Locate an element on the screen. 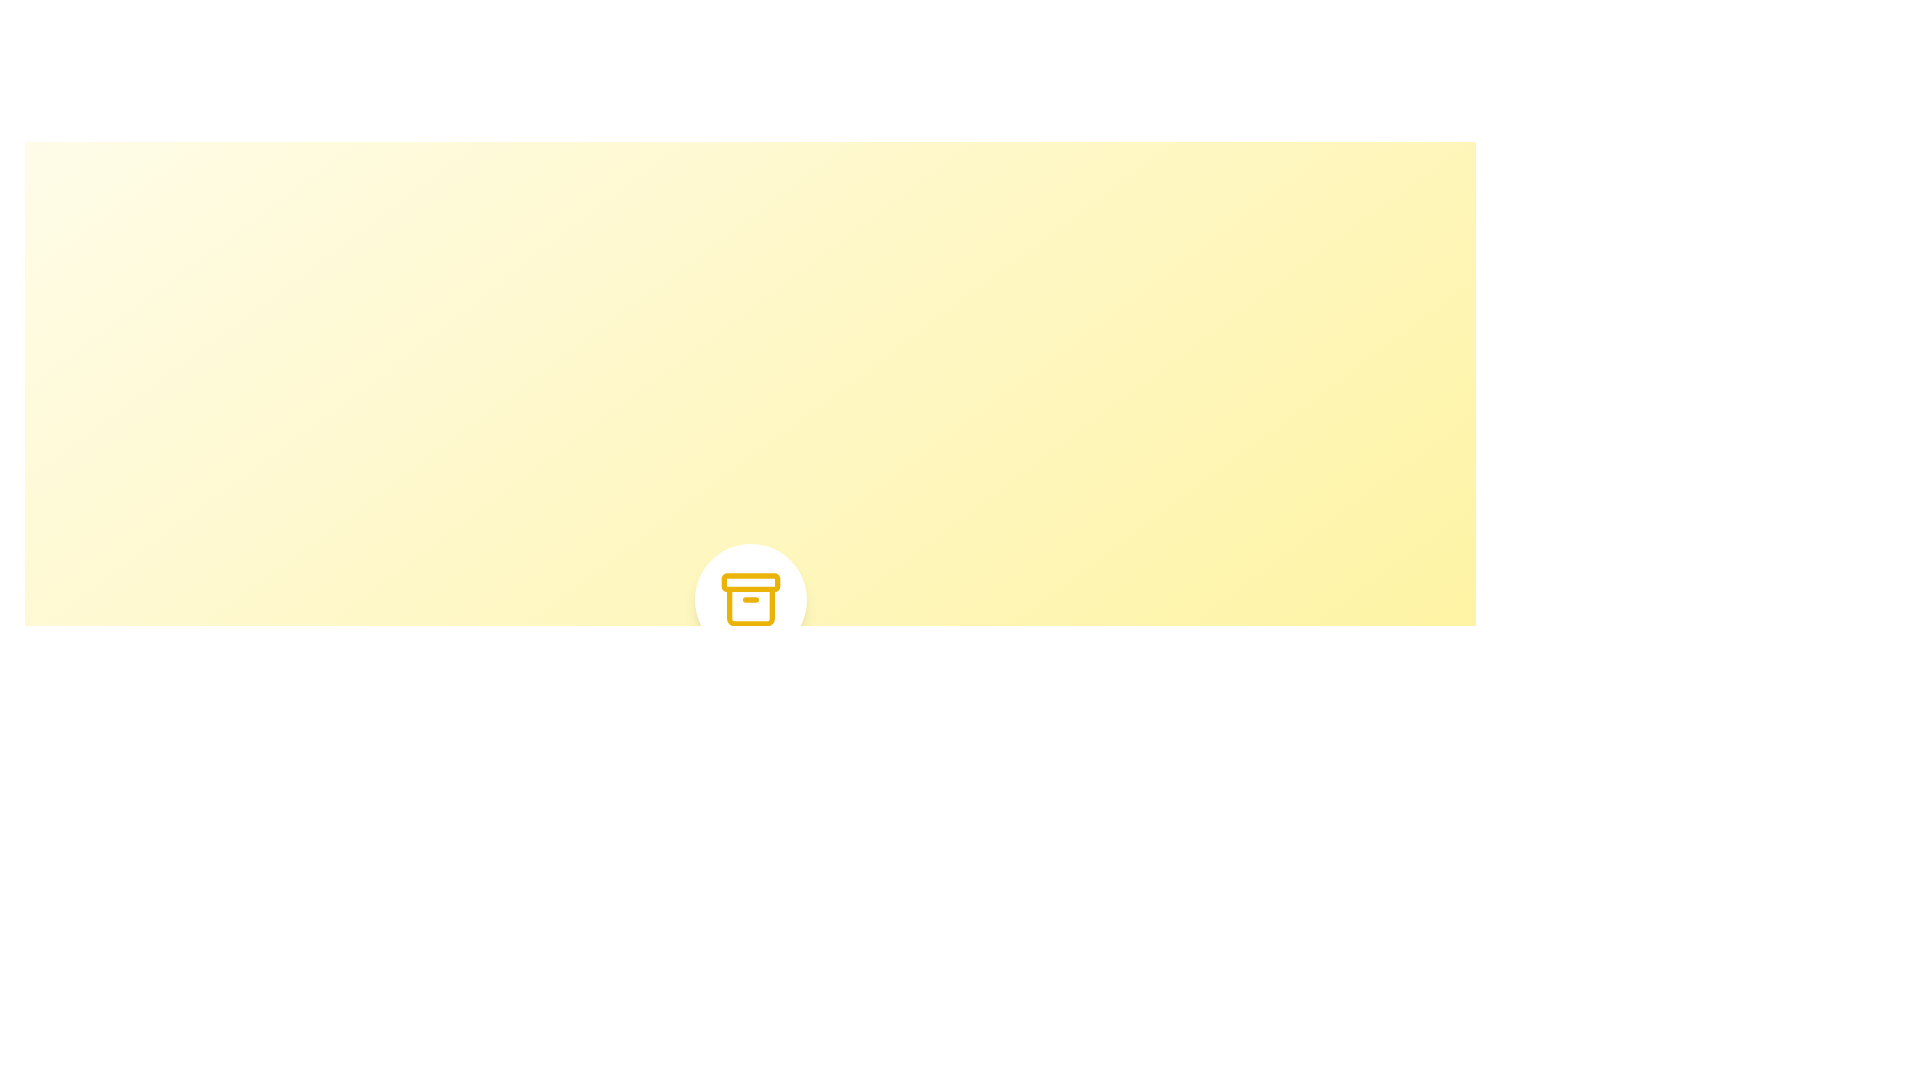 This screenshot has height=1080, width=1920. the archive icon, which represents an empty state and is located above the 'No Items Available' text and action buttons is located at coordinates (749, 599).